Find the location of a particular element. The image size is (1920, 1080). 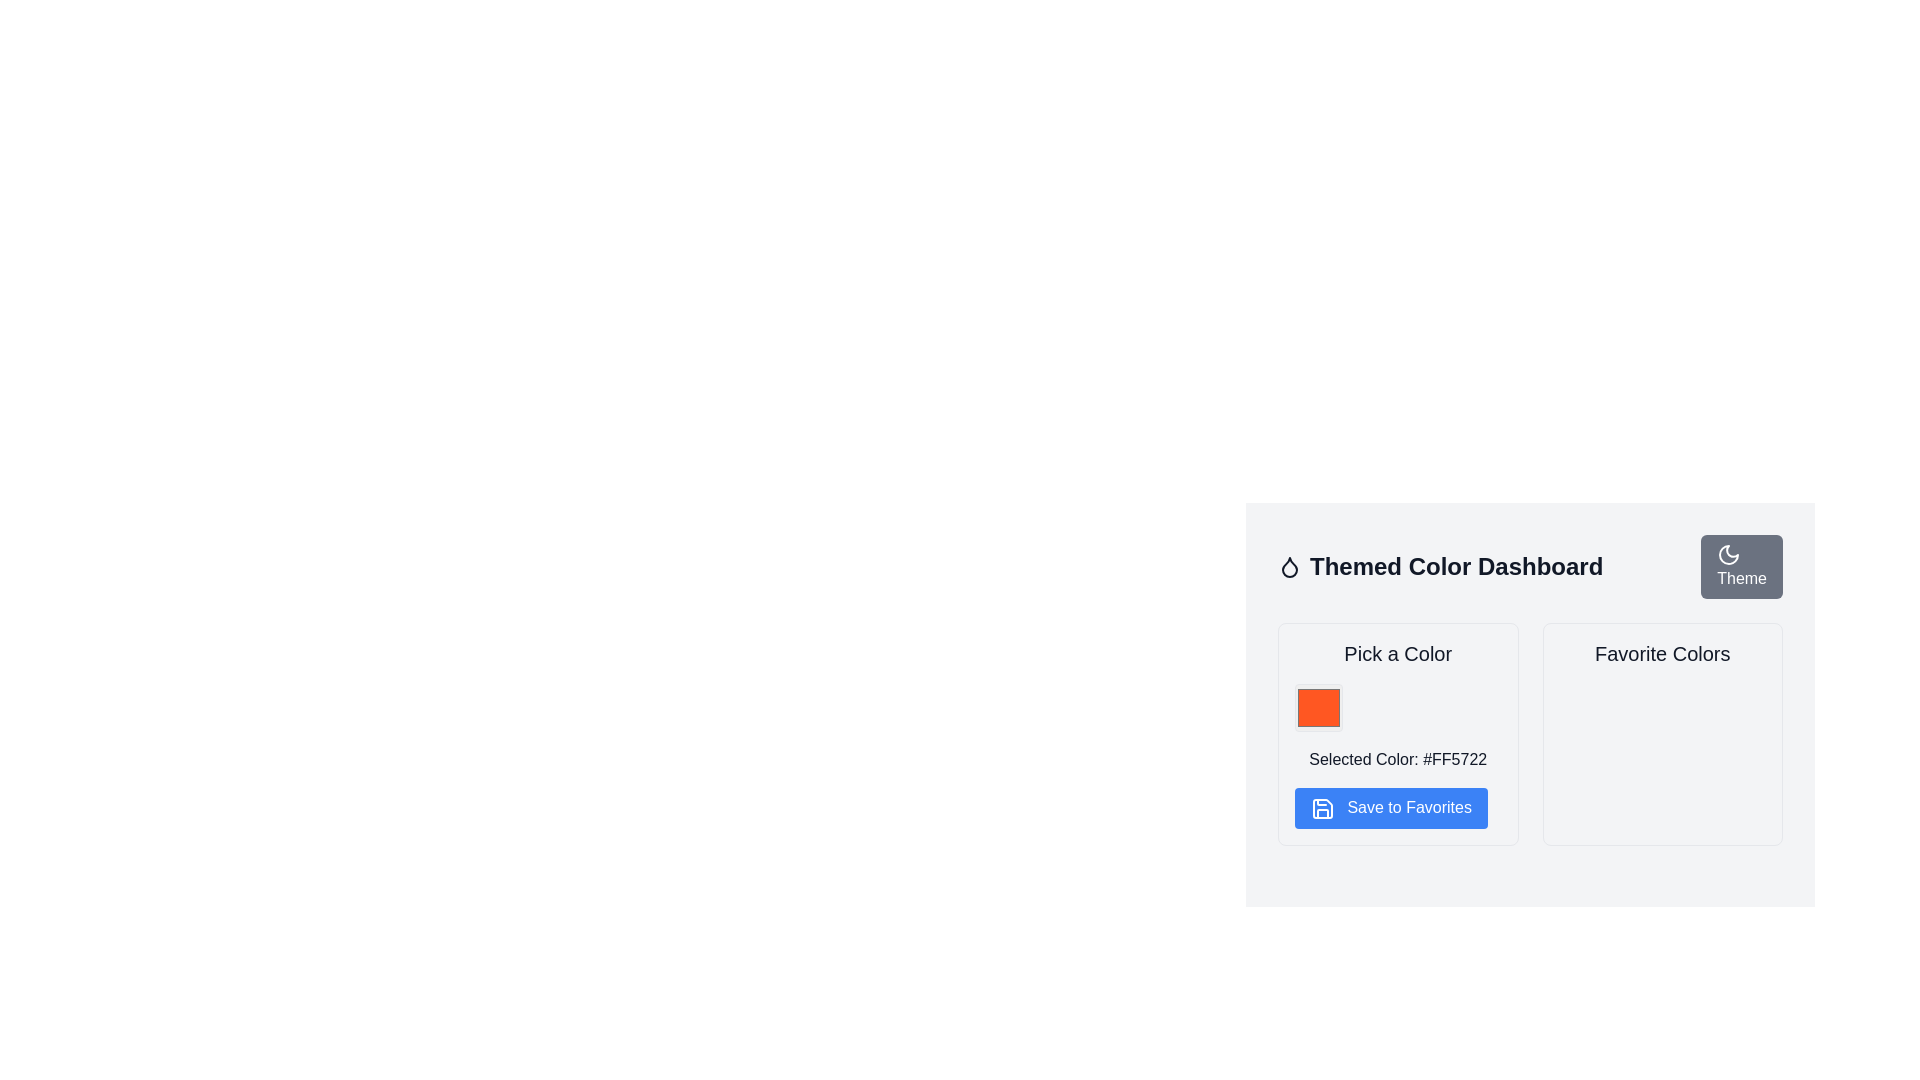

header text 'Favorite Colors' which is styled in a large, bold font and located at the top of a section in the right column of a two-column layout is located at coordinates (1662, 654).